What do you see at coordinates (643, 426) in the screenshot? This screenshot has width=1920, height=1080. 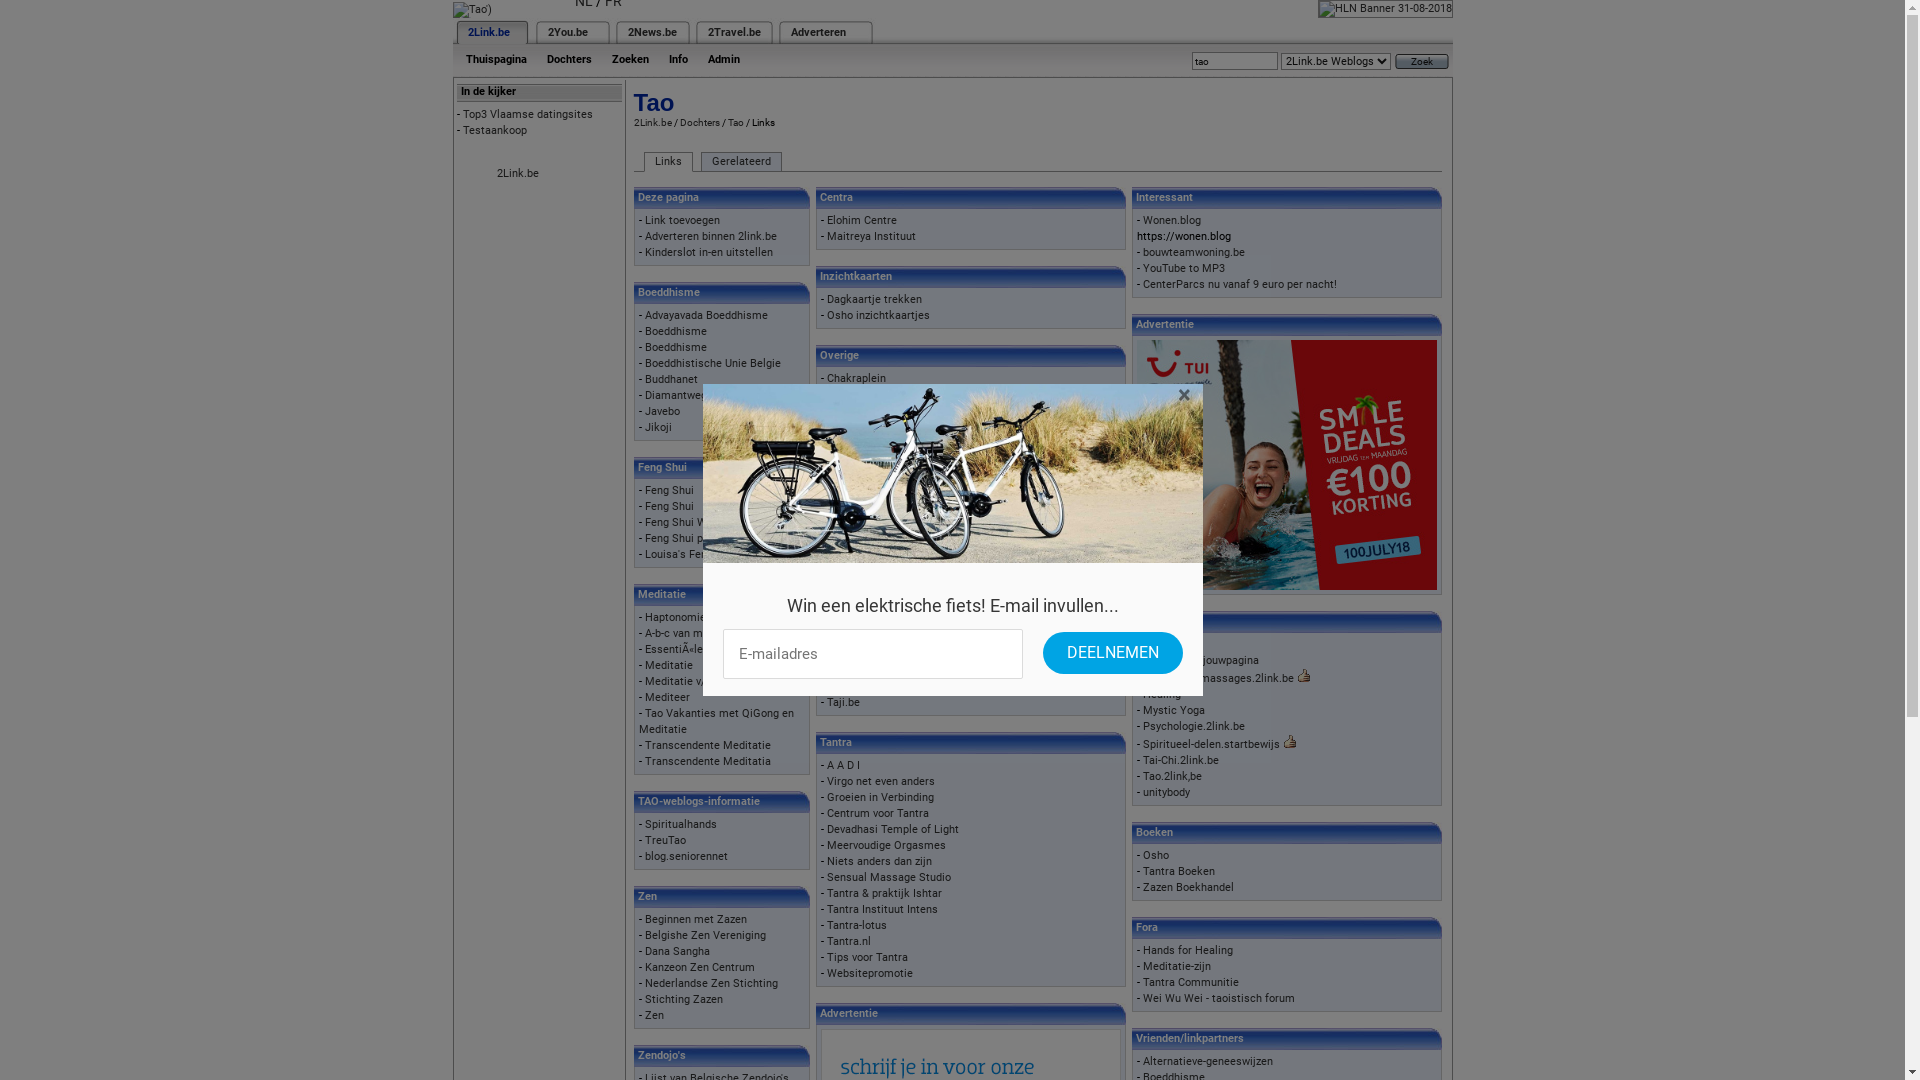 I see `'Jikoji'` at bounding box center [643, 426].